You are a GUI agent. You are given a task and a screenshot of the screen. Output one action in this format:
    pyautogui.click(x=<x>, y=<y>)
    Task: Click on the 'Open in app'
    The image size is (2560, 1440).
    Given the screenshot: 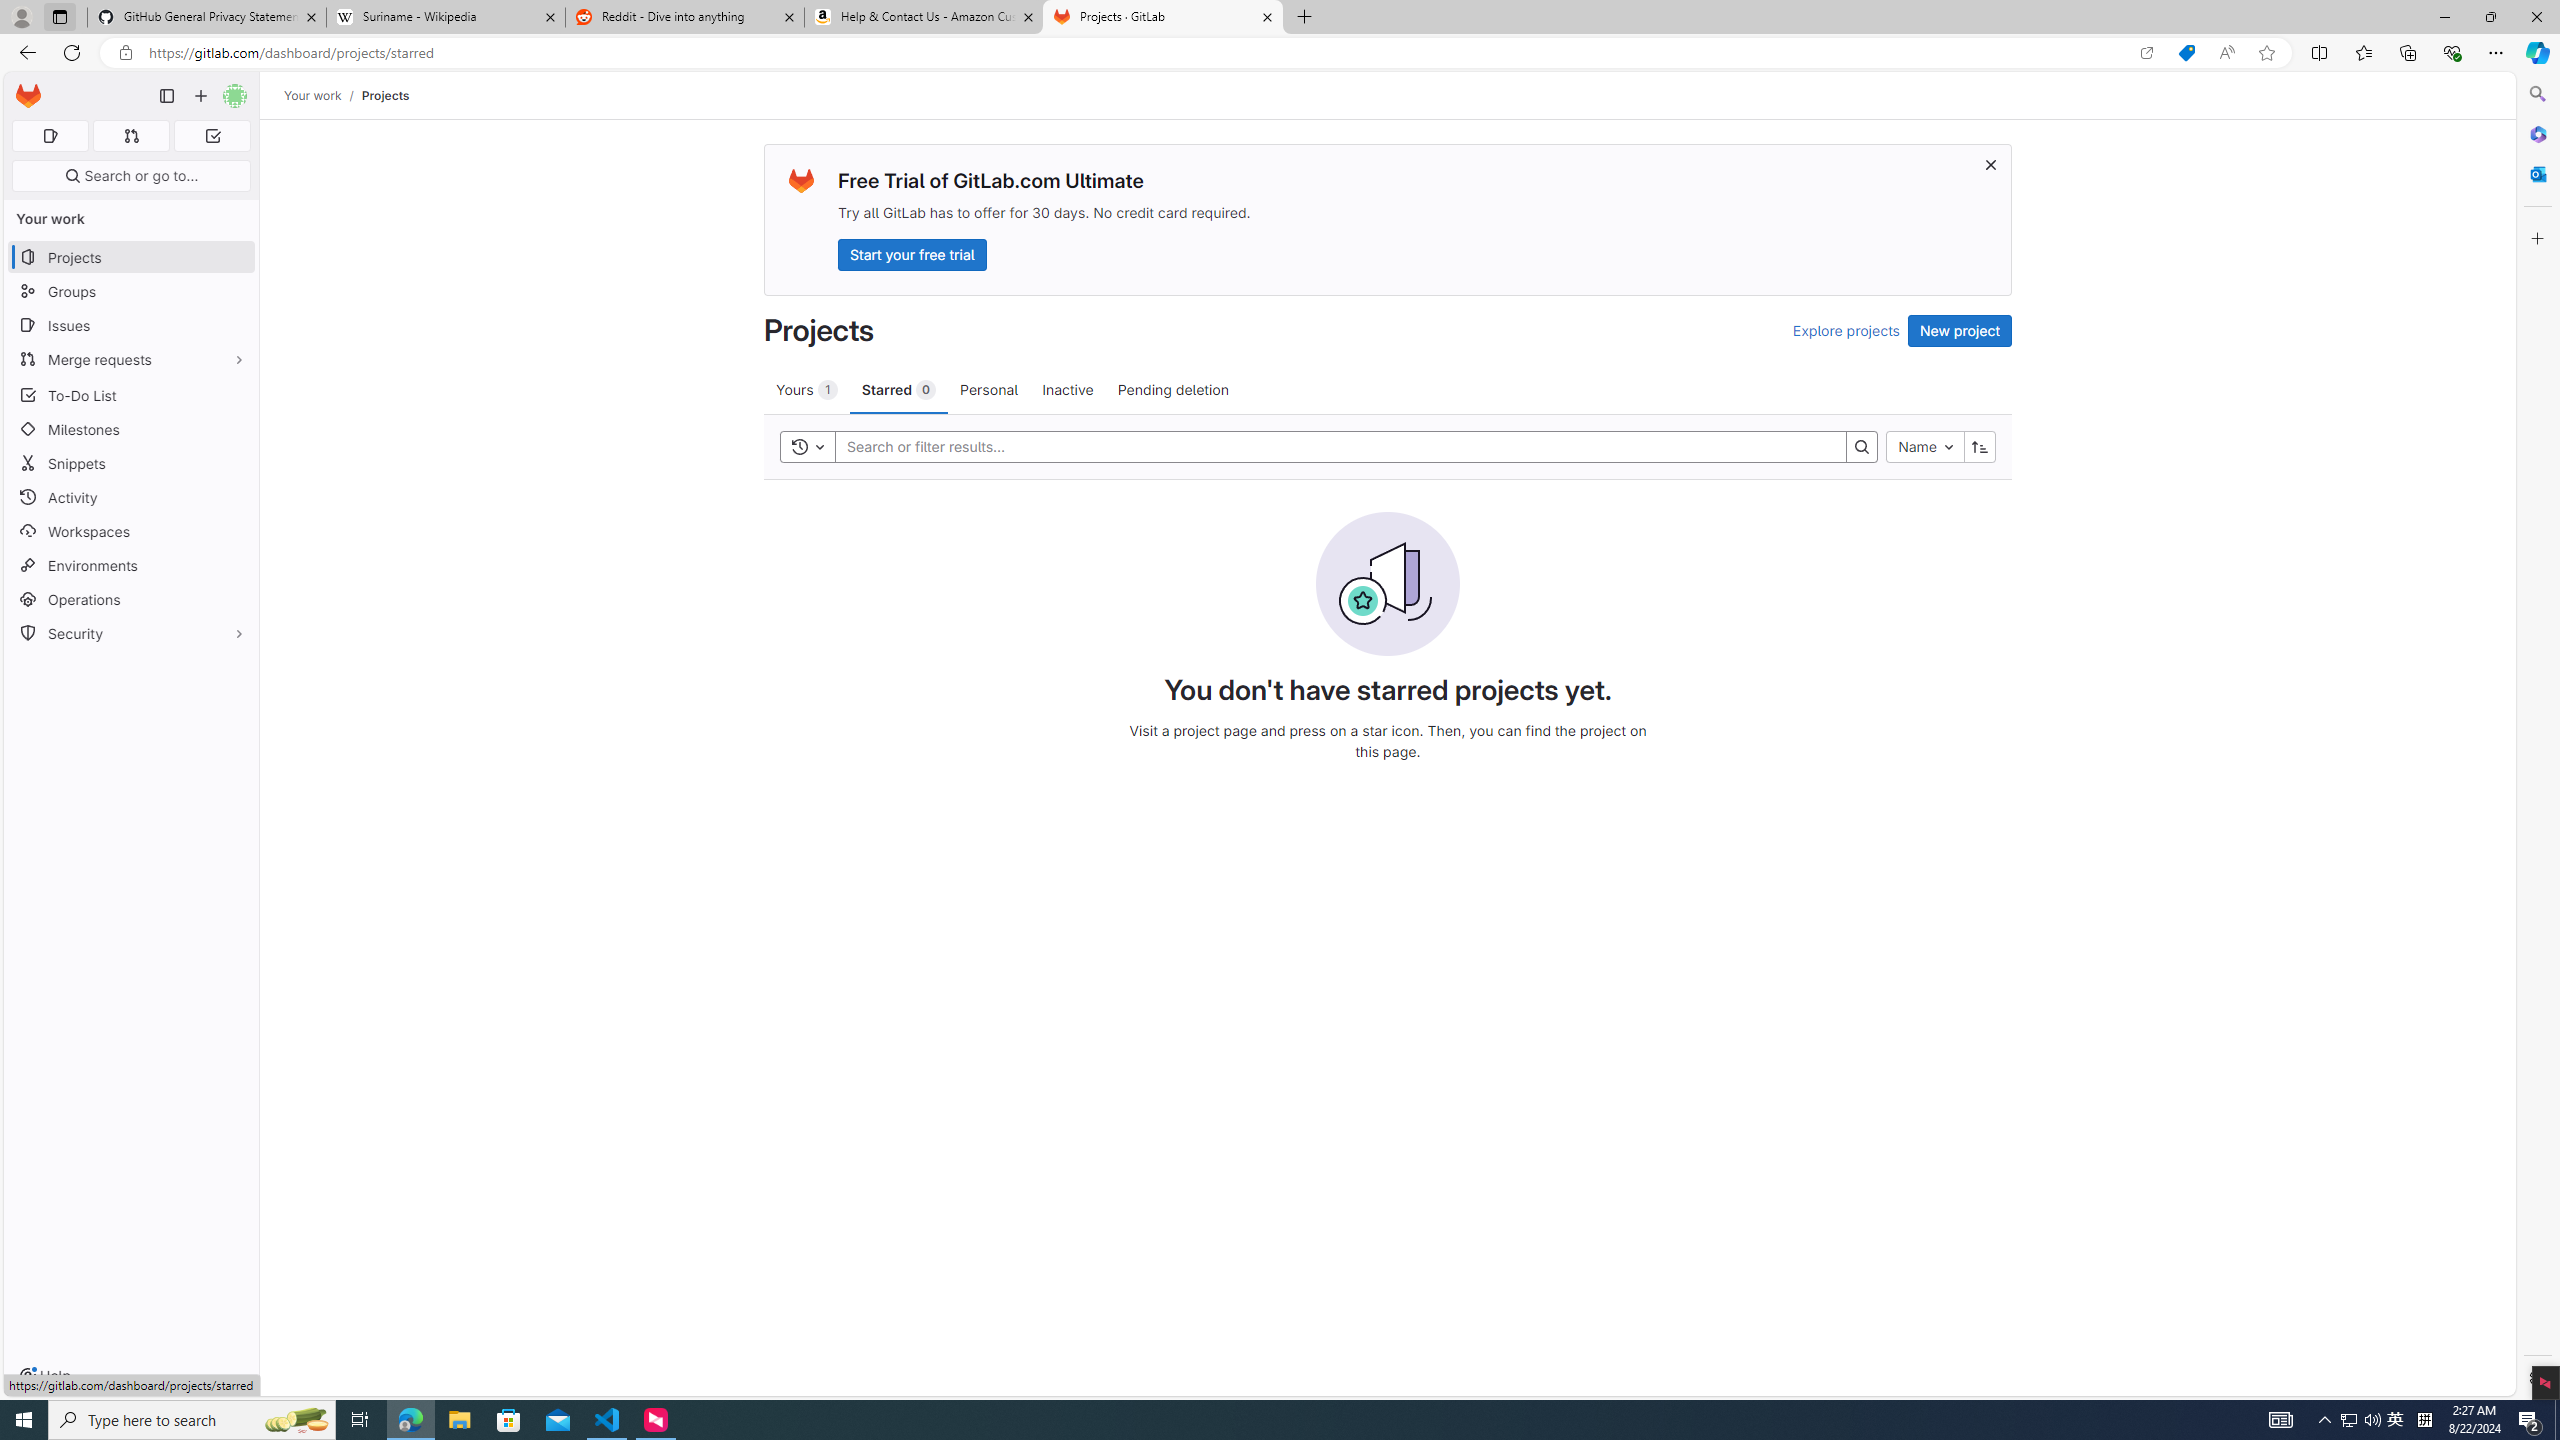 What is the action you would take?
    pyautogui.click(x=2145, y=53)
    